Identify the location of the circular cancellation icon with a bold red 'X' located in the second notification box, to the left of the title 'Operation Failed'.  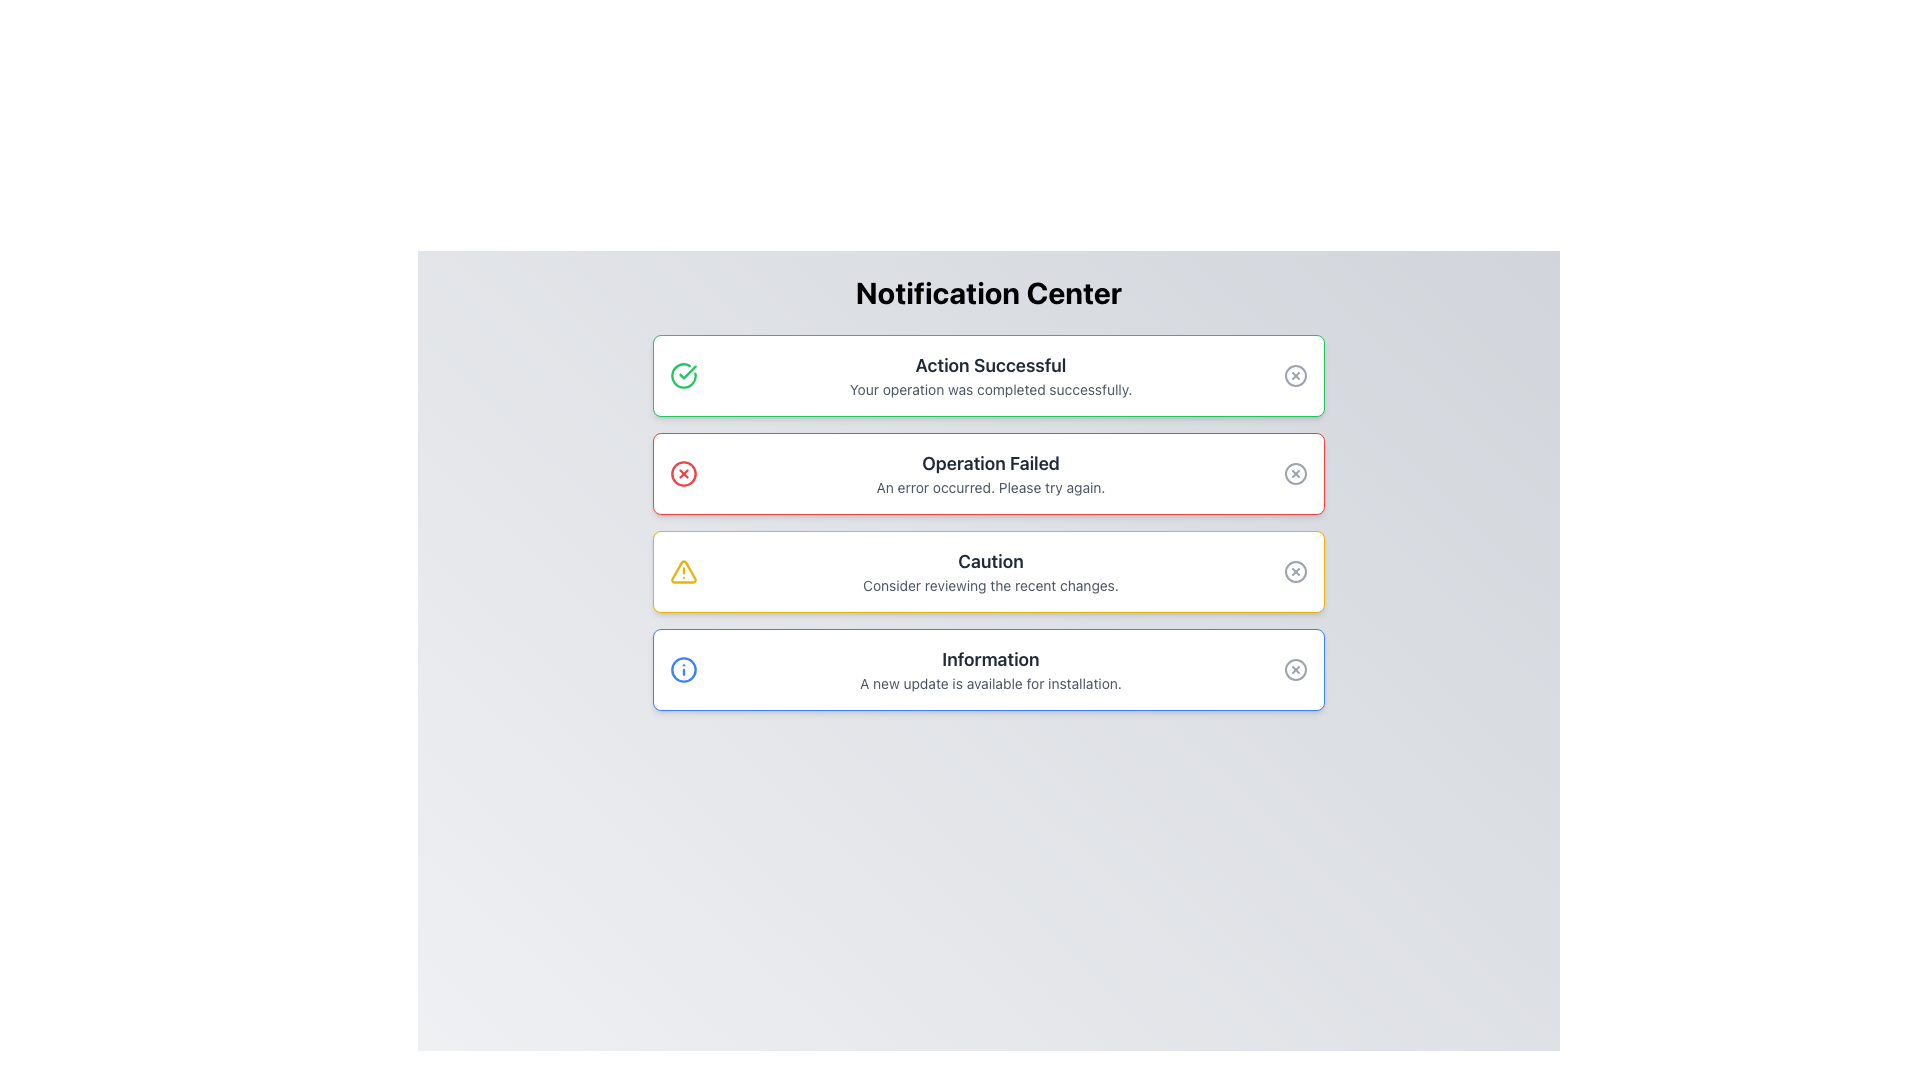
(684, 474).